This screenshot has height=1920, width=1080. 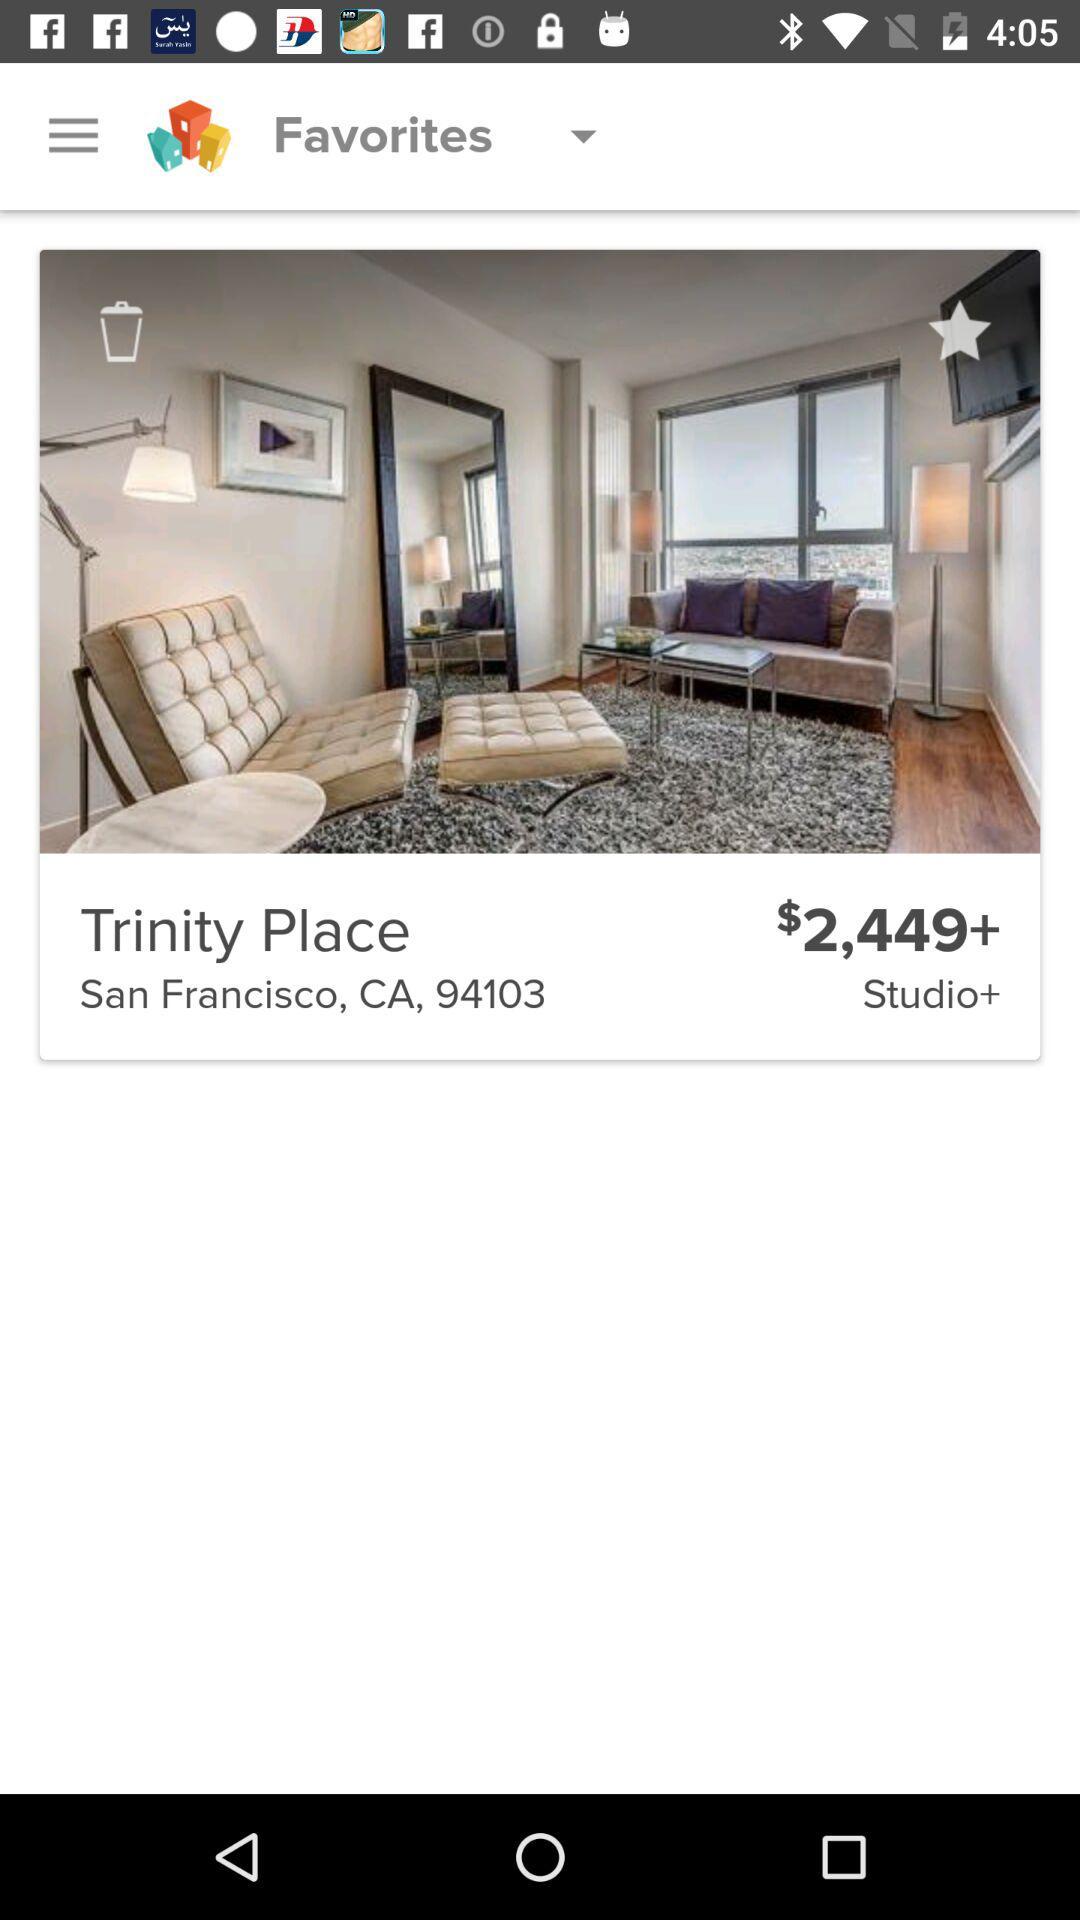 I want to click on delete, so click(x=121, y=331).